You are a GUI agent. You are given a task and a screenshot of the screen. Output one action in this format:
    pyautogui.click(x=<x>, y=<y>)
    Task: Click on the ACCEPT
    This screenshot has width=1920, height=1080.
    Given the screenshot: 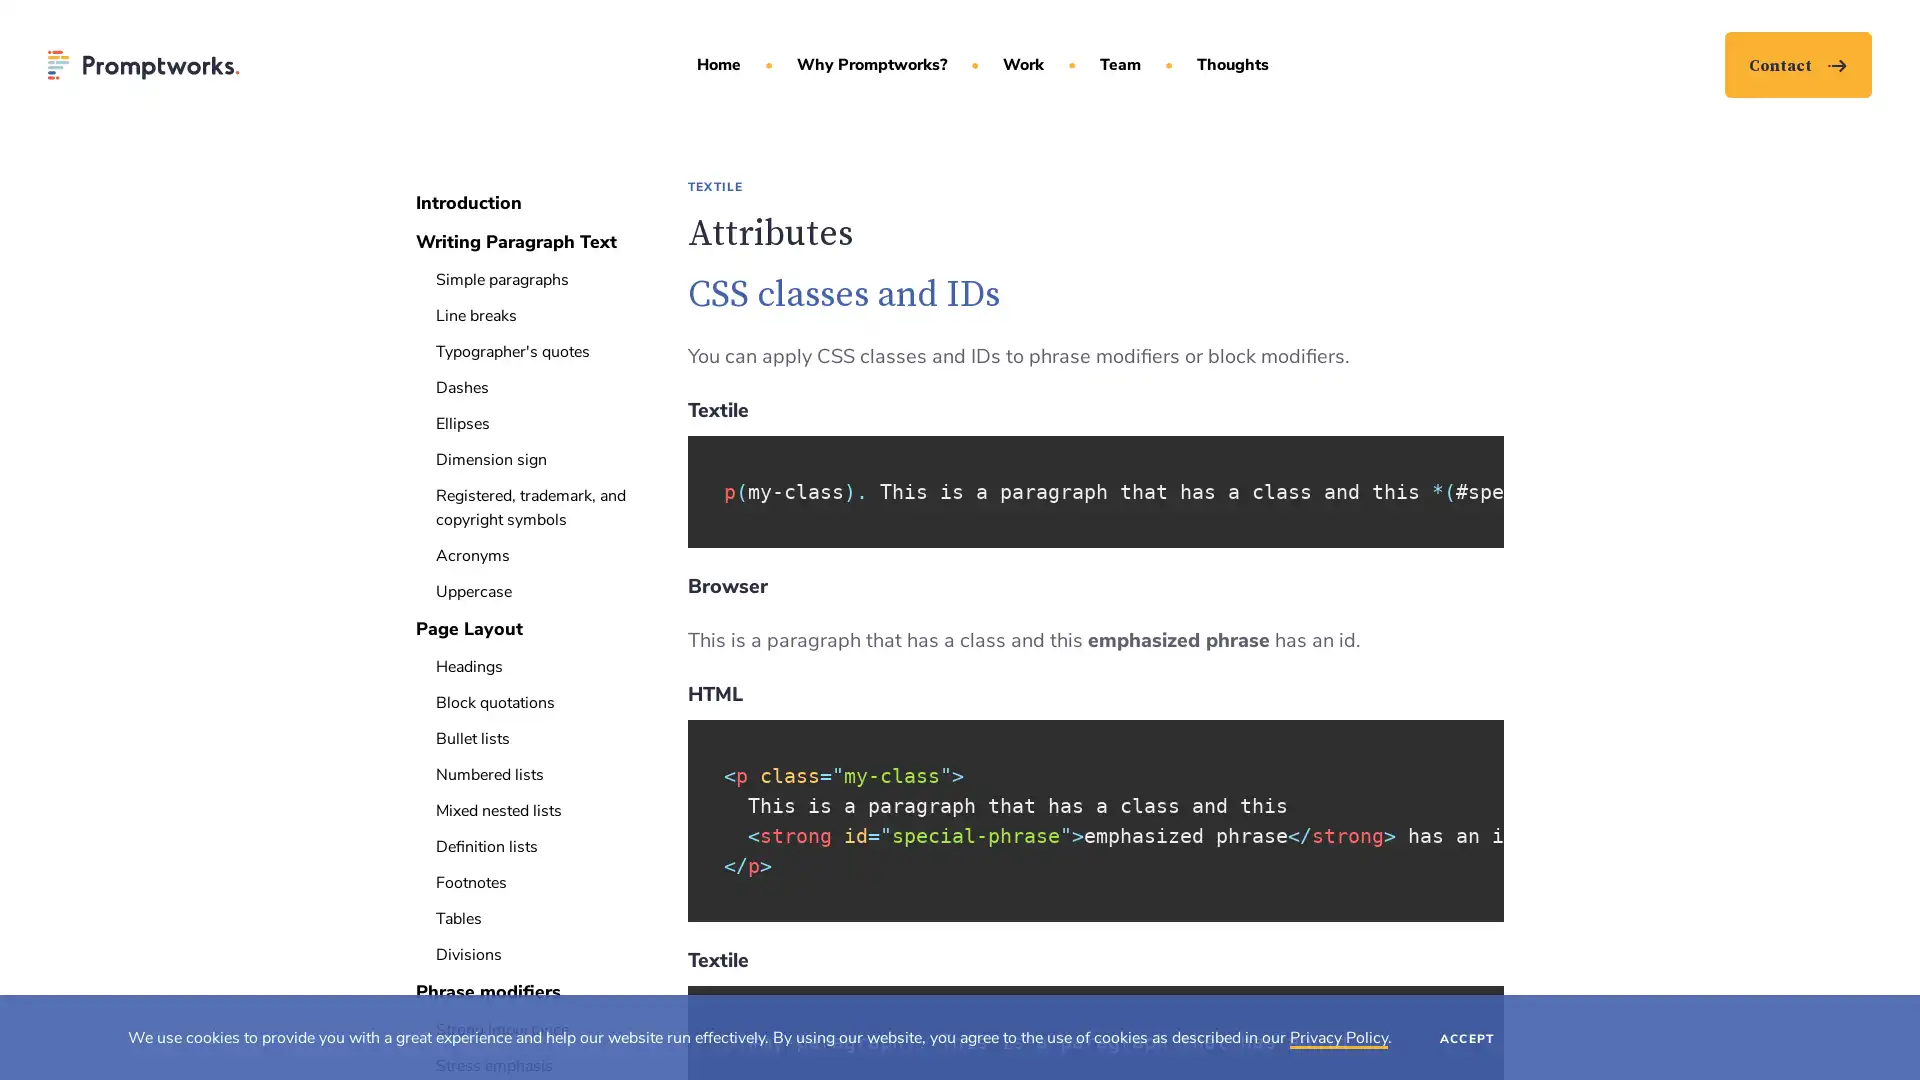 What is the action you would take?
    pyautogui.click(x=1467, y=1036)
    